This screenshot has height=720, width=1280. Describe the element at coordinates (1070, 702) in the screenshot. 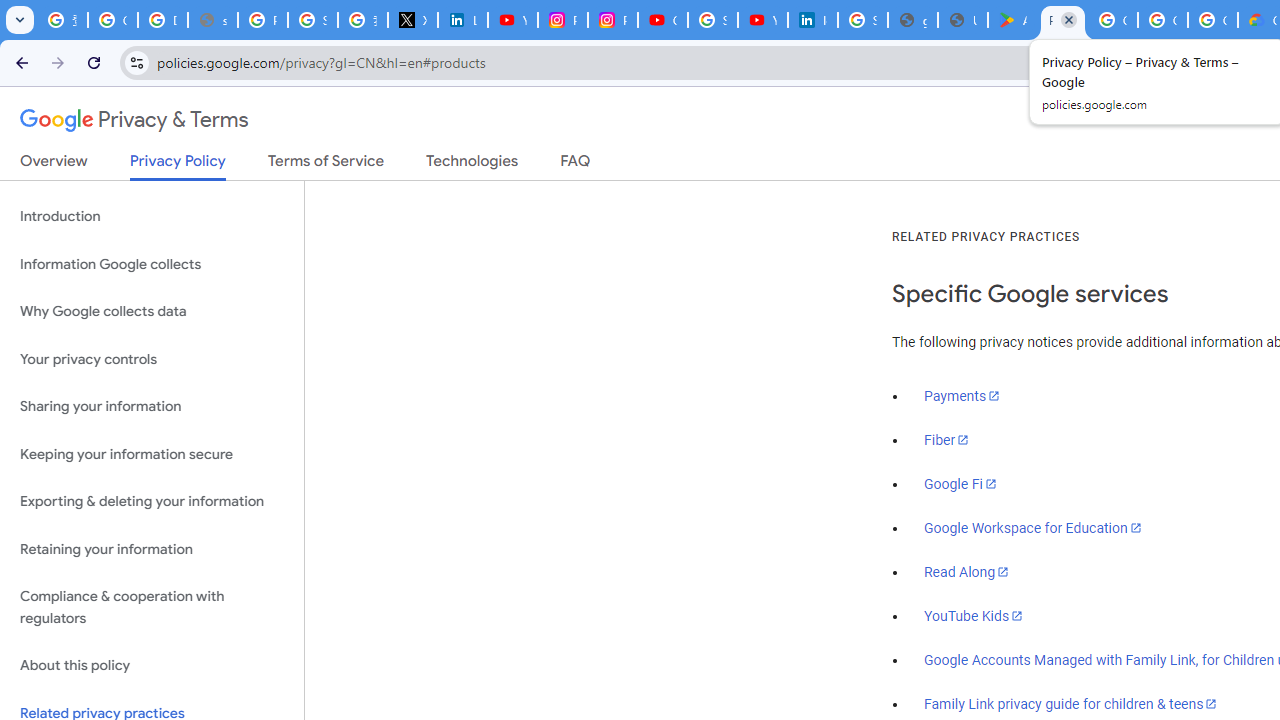

I see `'Family Link privacy guide for children & teens'` at that location.